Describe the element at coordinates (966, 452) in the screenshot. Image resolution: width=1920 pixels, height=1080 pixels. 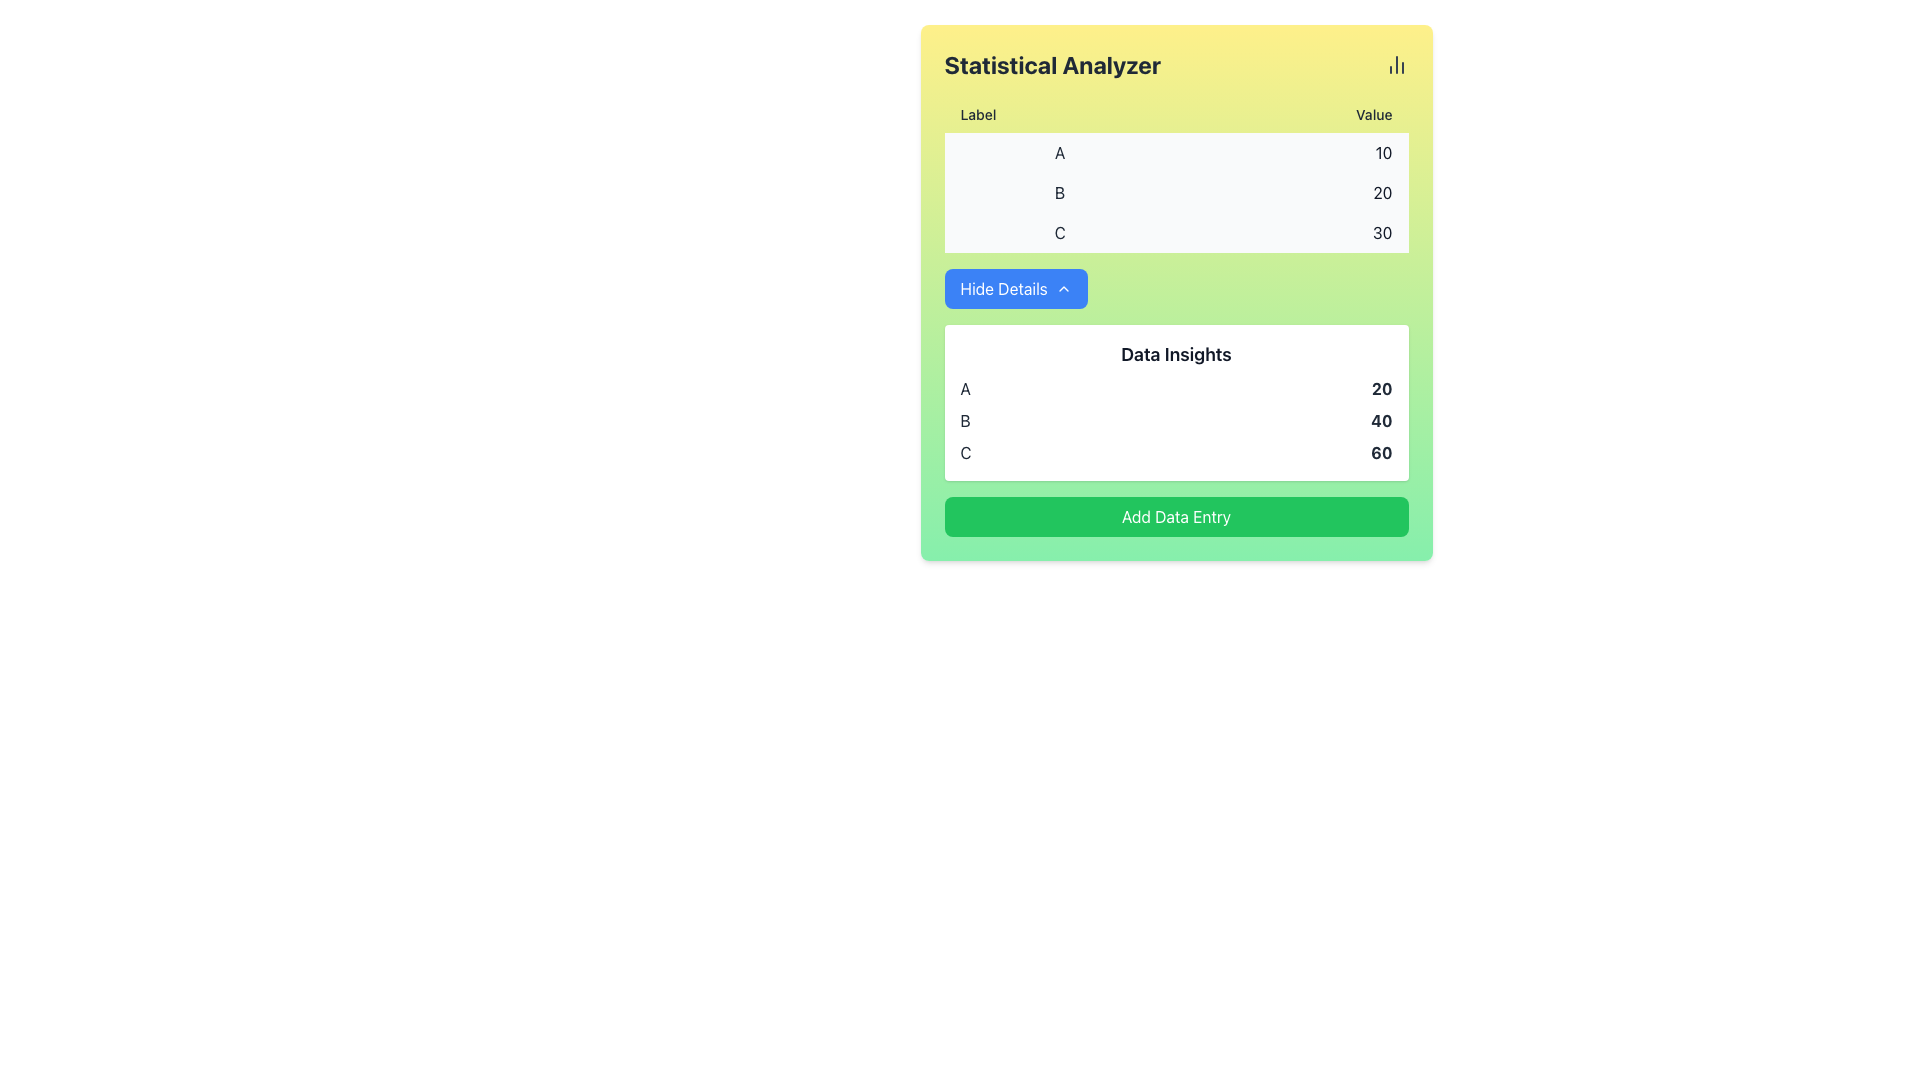
I see `the Text Label indicating 'C' in the 'Label' column of the 'Data Insights' section, which is the third label below 'B'` at that location.